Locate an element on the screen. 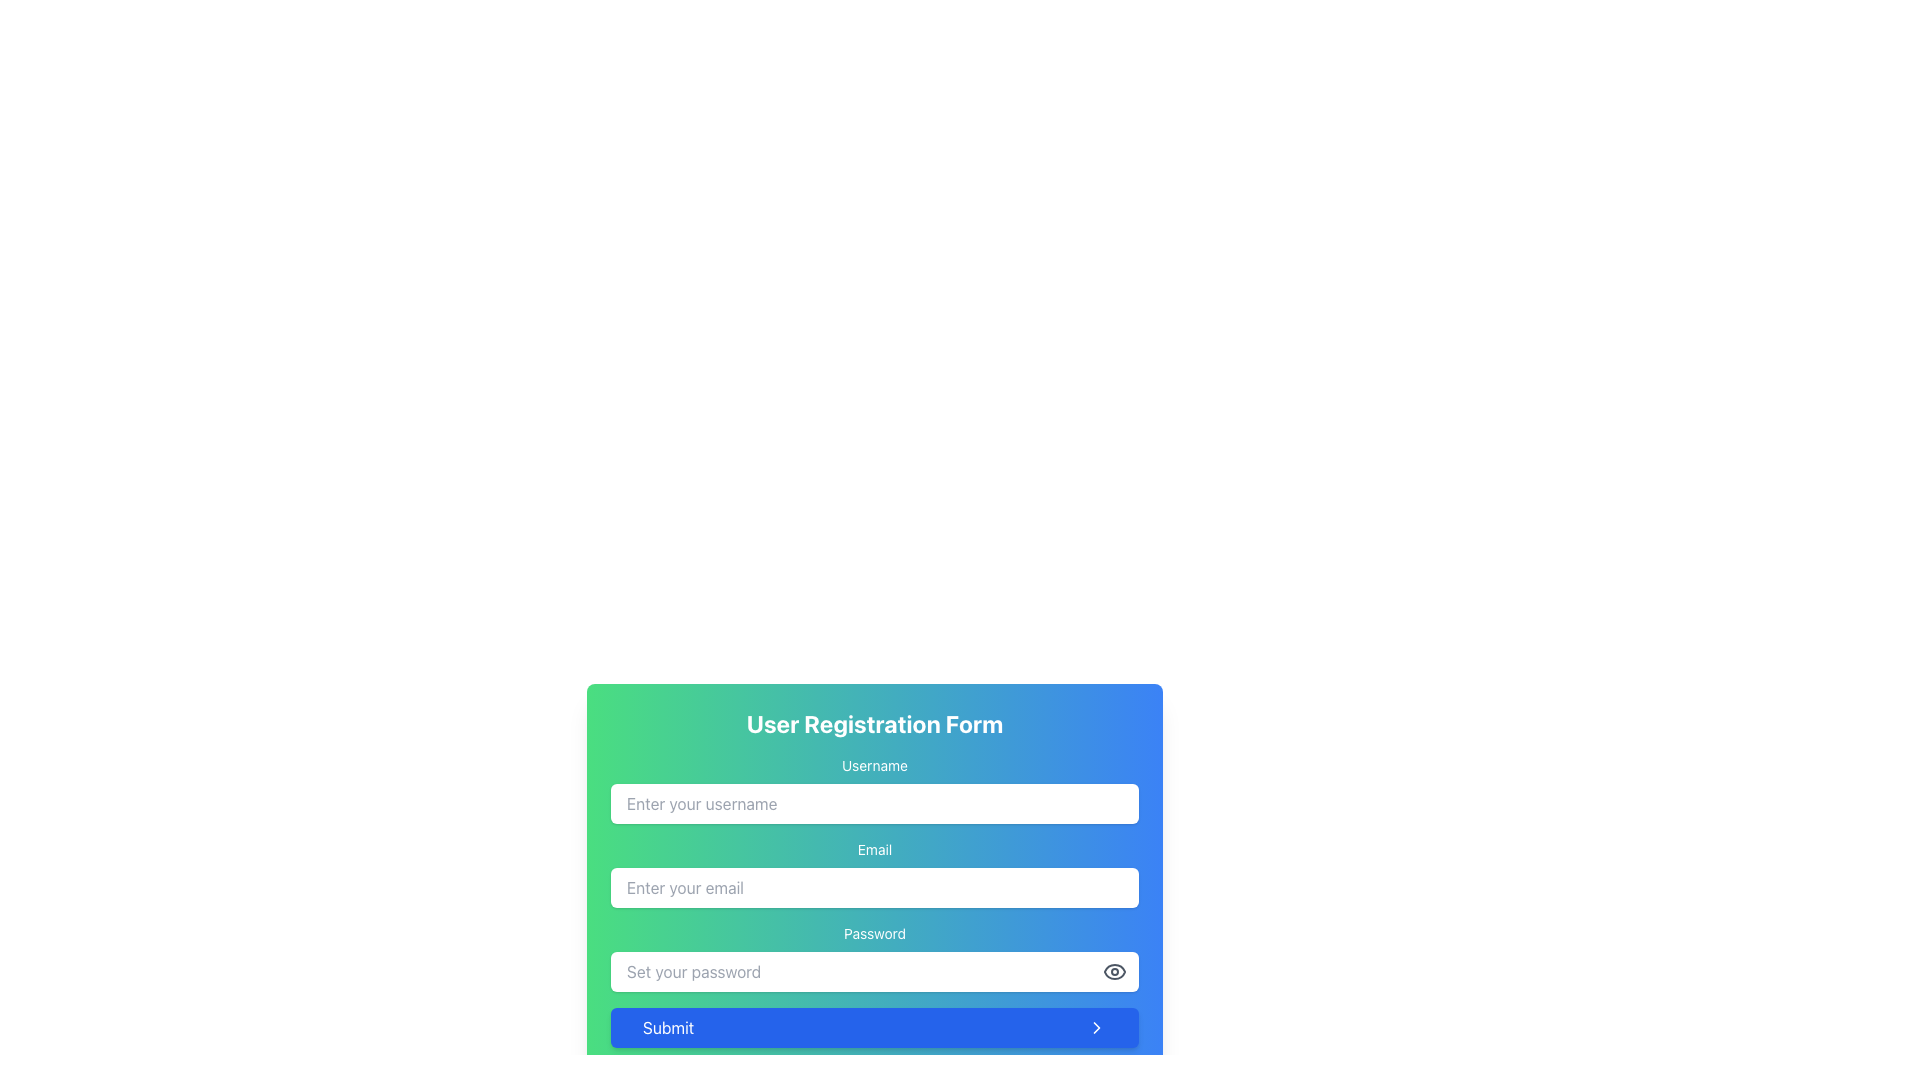  the submit button located at the bottom of the user registration form is located at coordinates (874, 1028).